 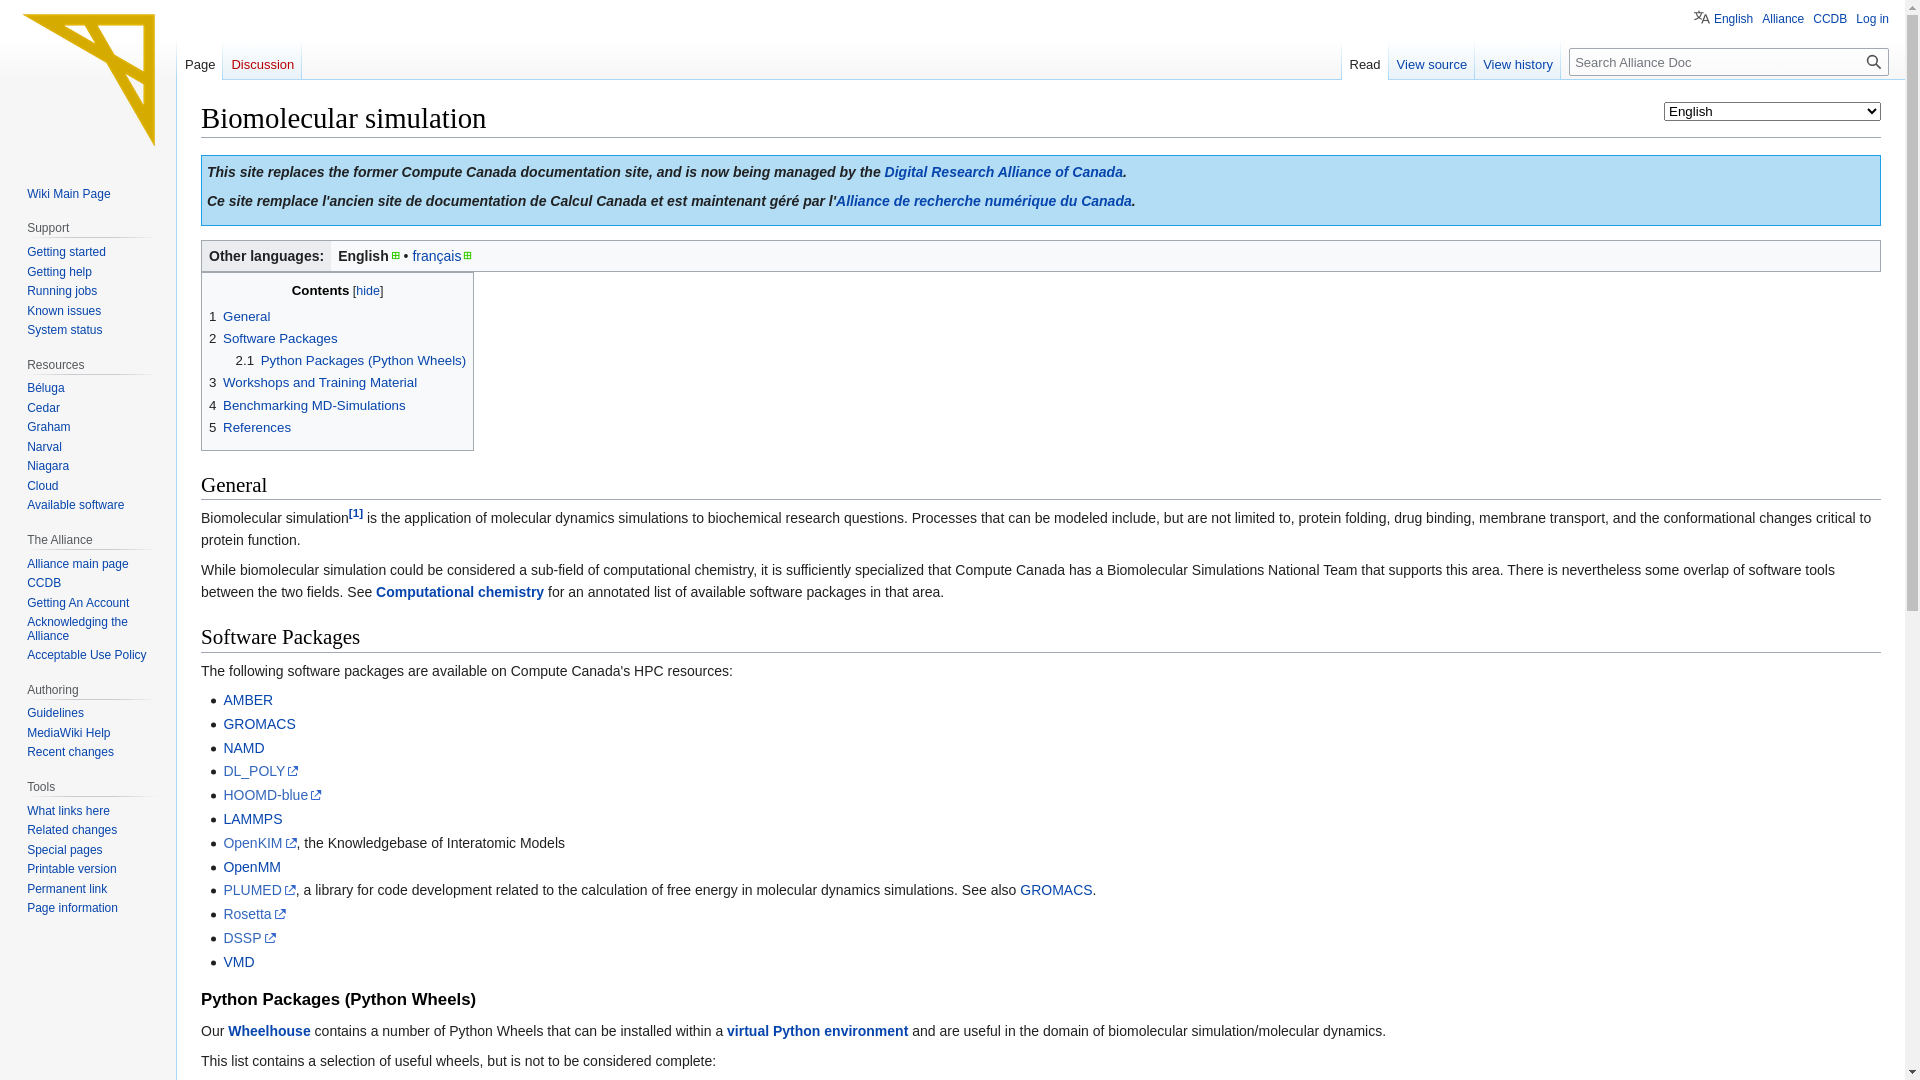 I want to click on 'MediaWiki Help', so click(x=68, y=732).